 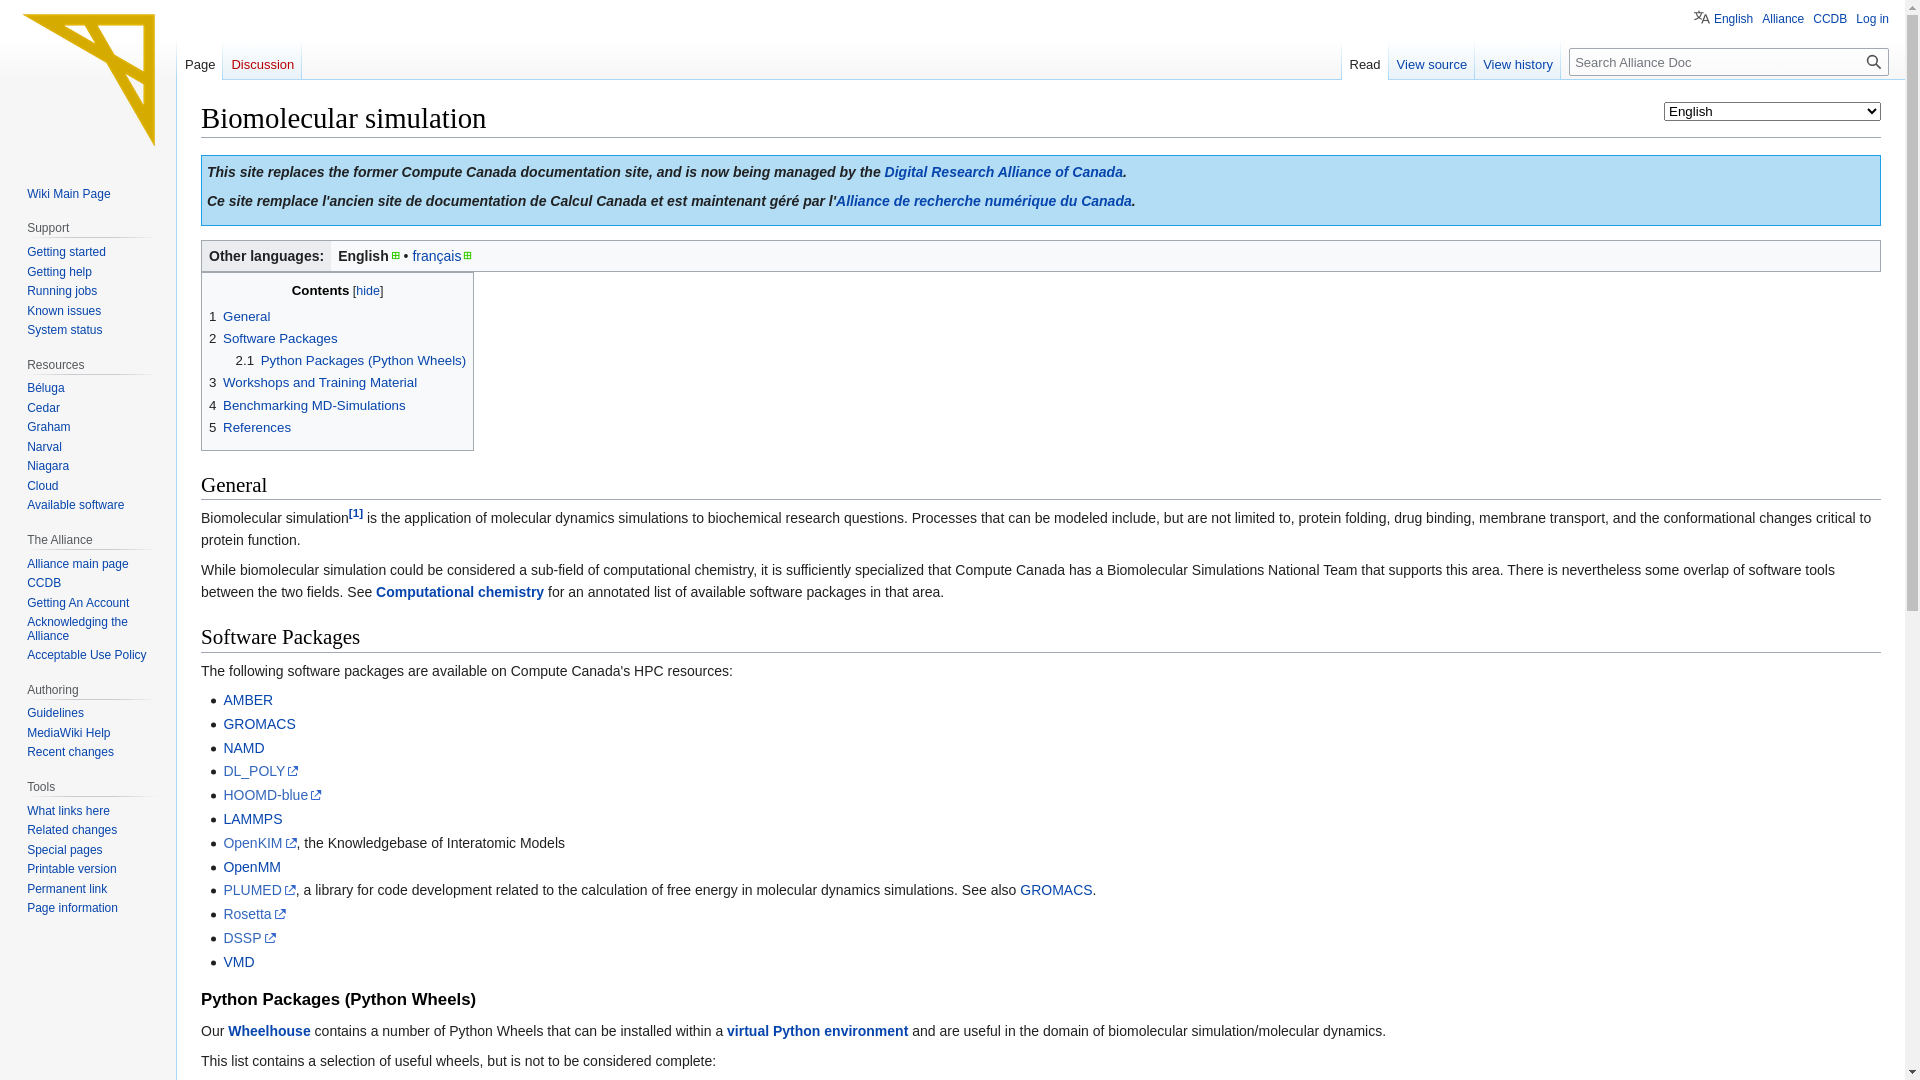 I want to click on 'MediaWiki Help', so click(x=68, y=732).